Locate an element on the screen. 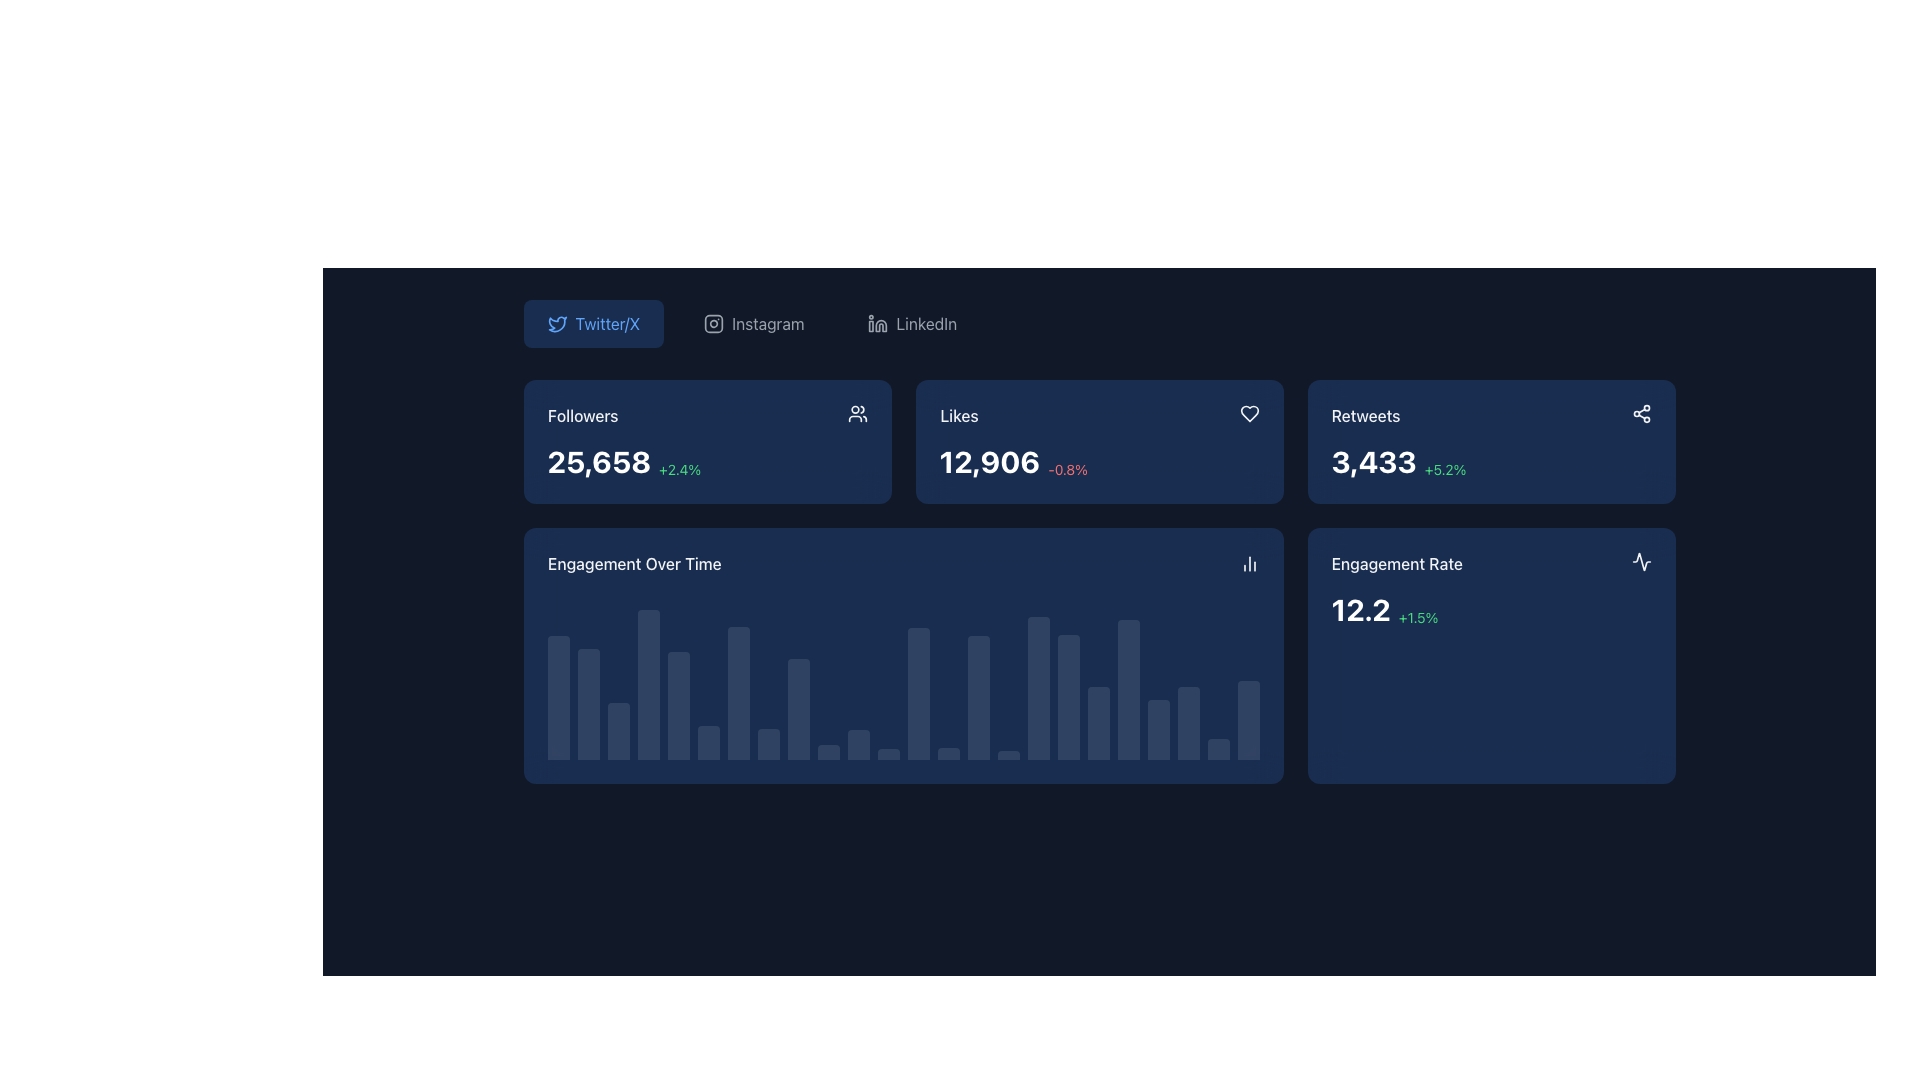 The image size is (1920, 1080). the 21st vertical bar in the histogram, which is part of the 'Engagement Over Time' section, styled with a translucent white shade is located at coordinates (1158, 730).